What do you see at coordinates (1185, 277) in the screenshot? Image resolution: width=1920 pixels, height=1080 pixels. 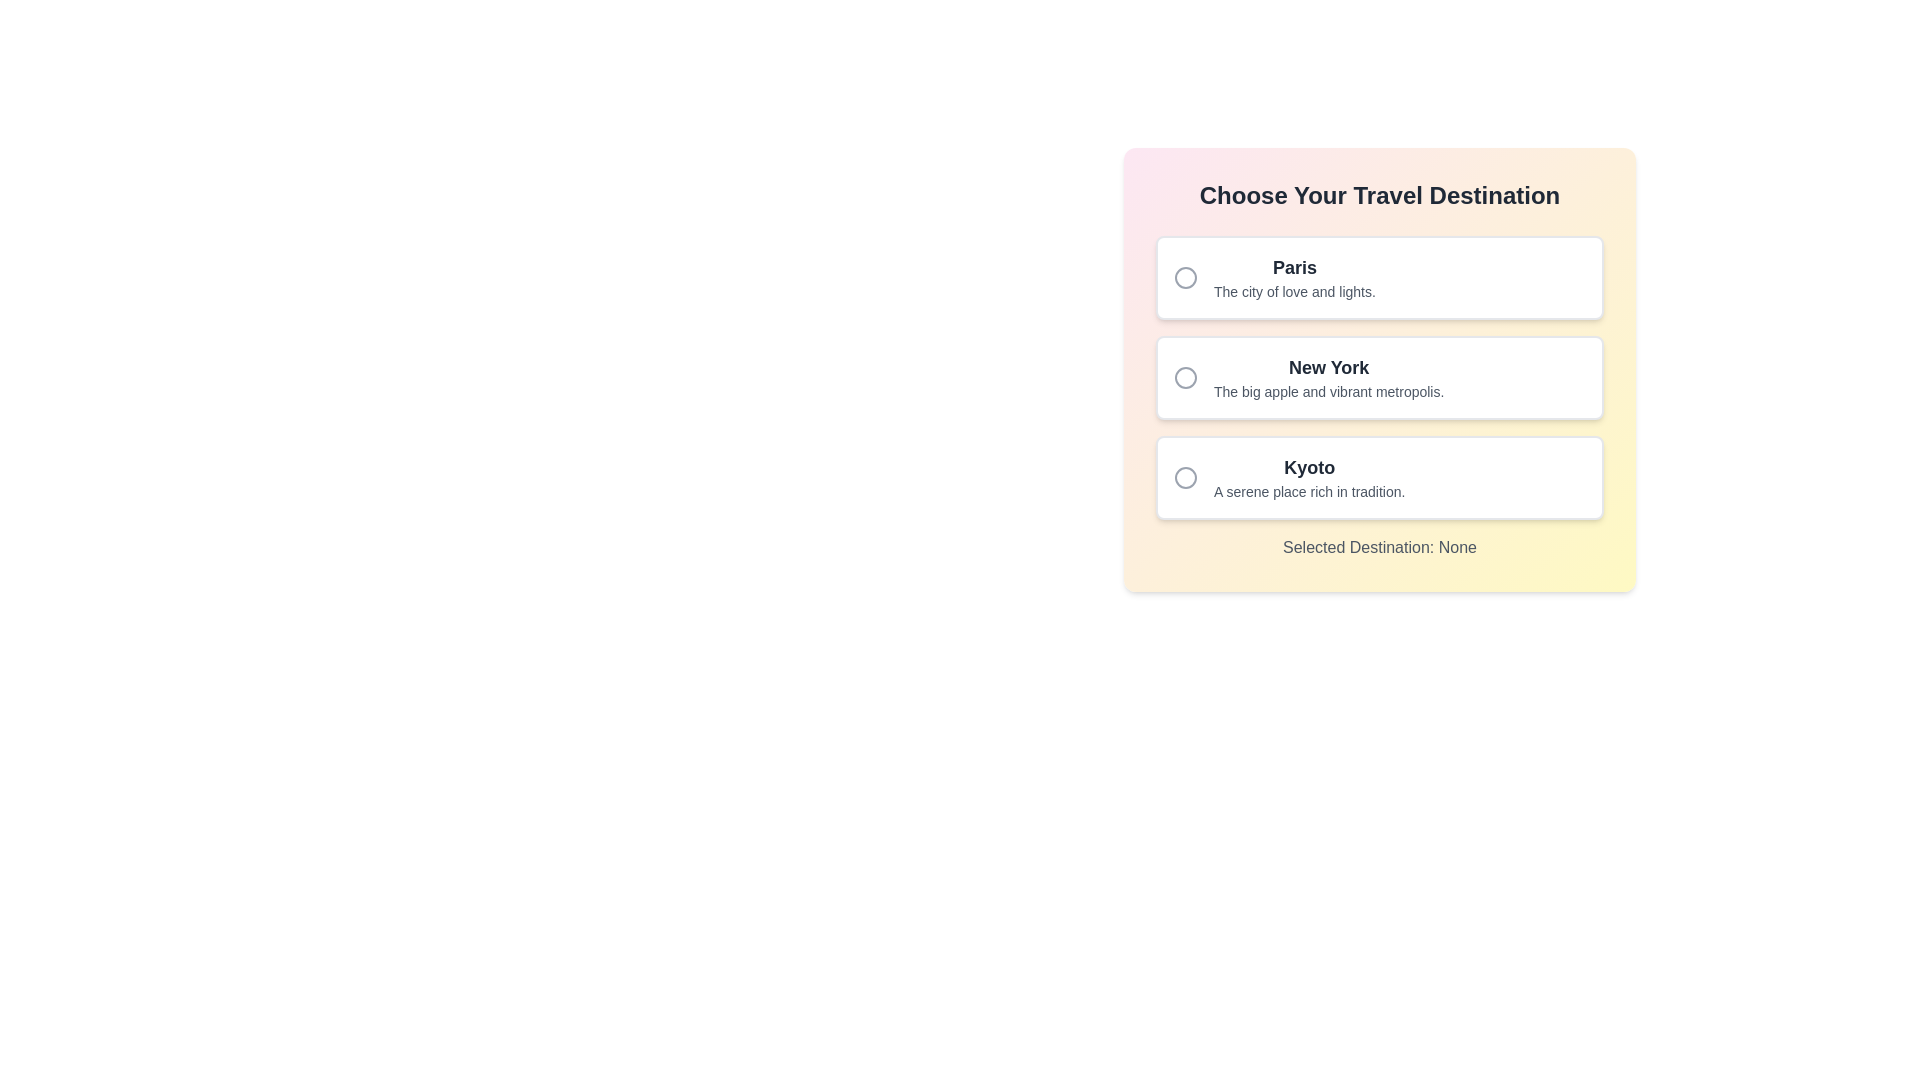 I see `the radio button for the 'Paris' option` at bounding box center [1185, 277].